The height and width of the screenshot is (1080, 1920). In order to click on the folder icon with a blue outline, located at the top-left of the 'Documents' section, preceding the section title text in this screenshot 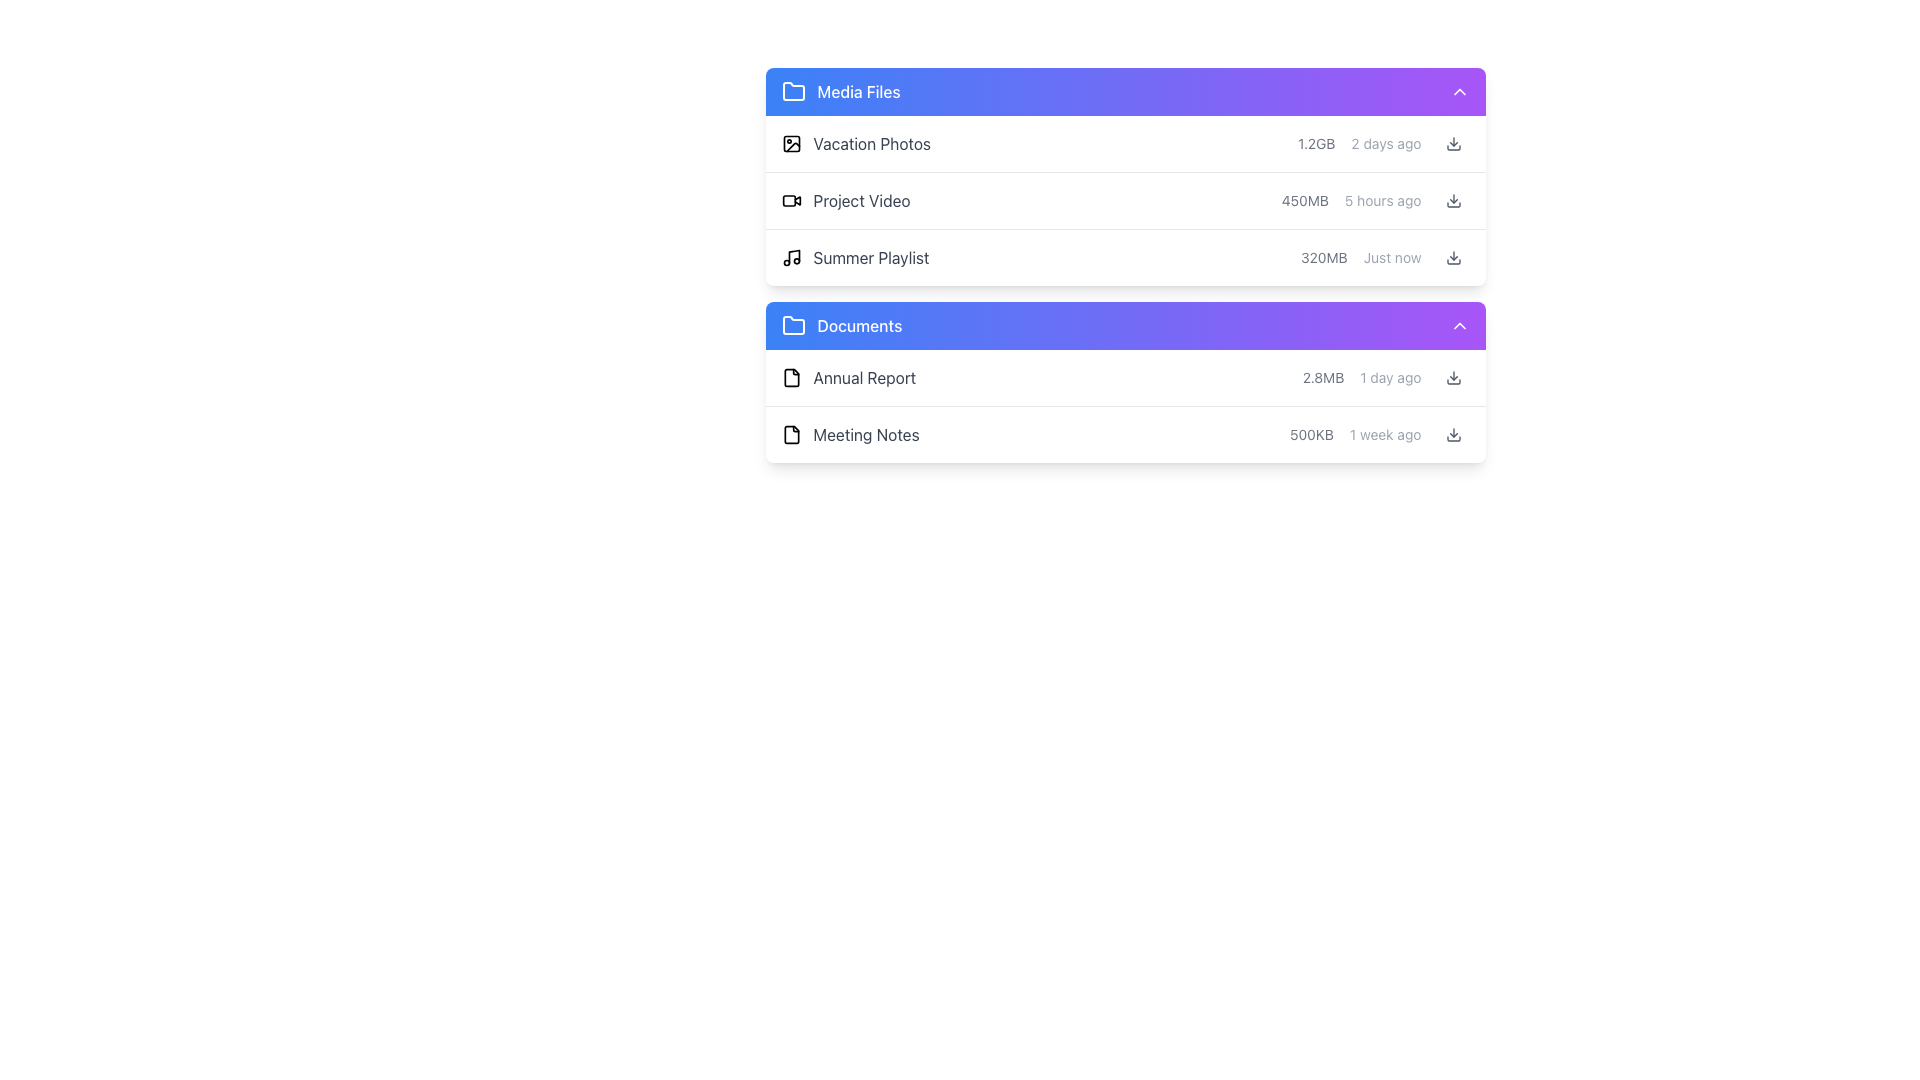, I will do `click(792, 324)`.